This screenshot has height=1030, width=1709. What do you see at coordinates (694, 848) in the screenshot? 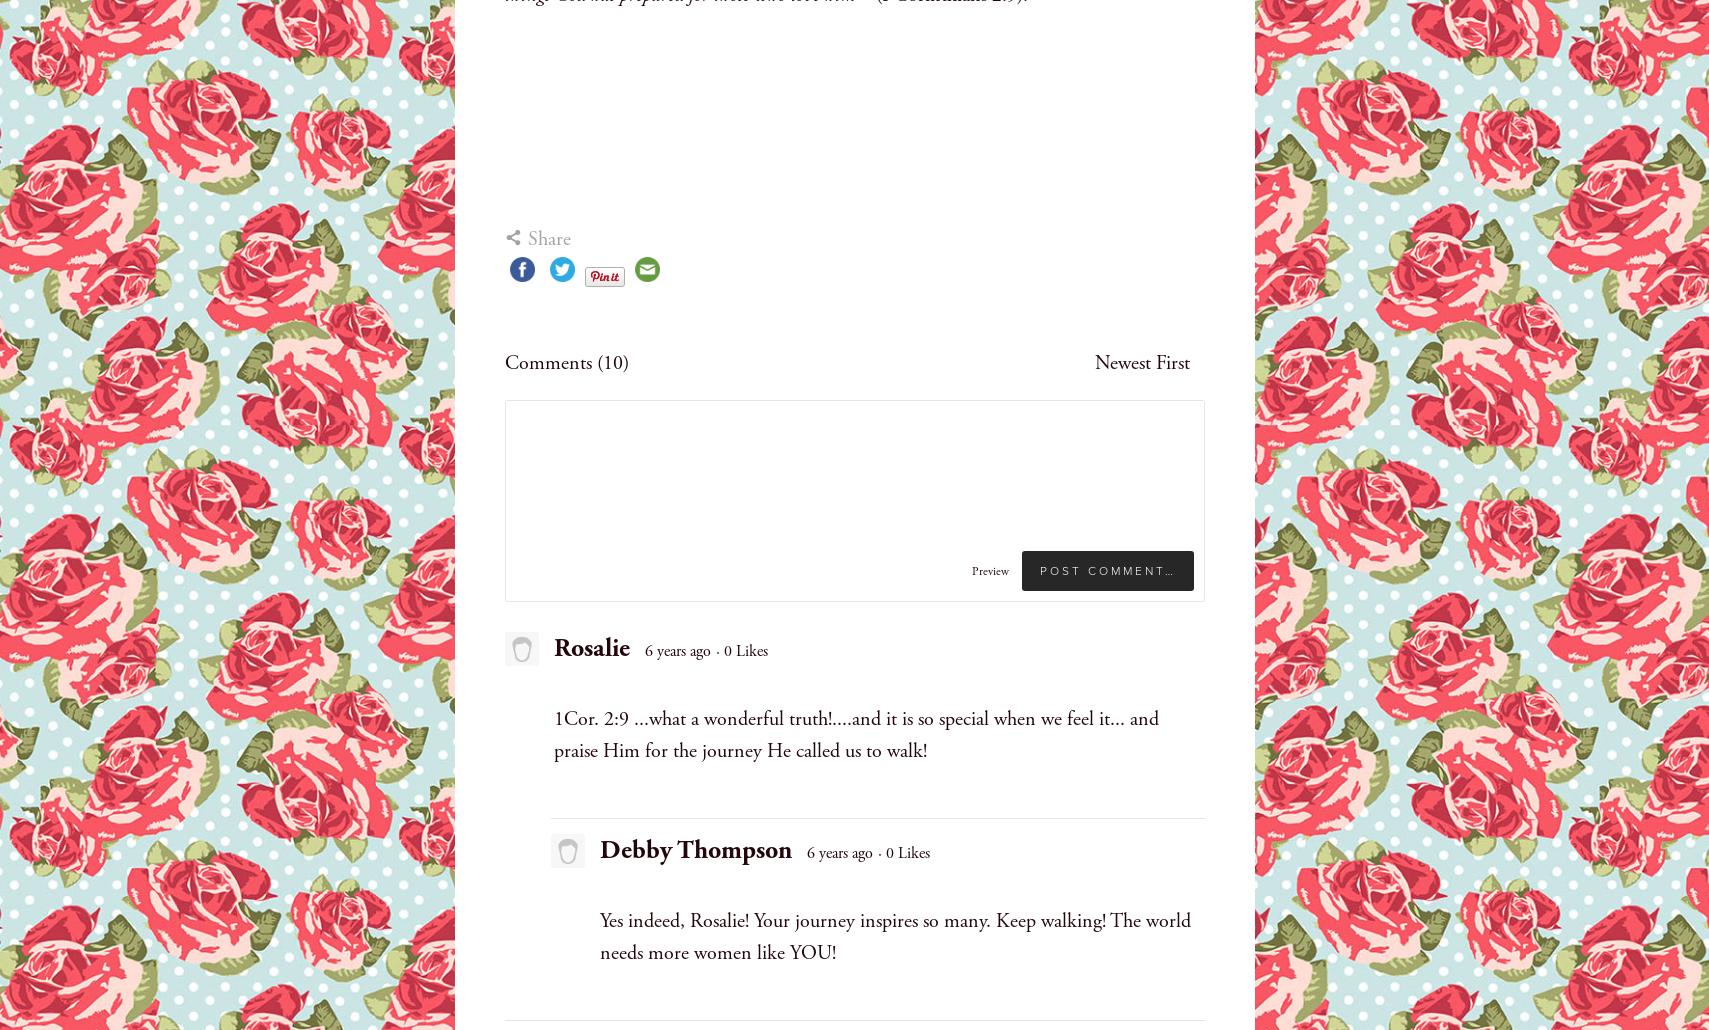
I see `'Debby Thompson'` at bounding box center [694, 848].